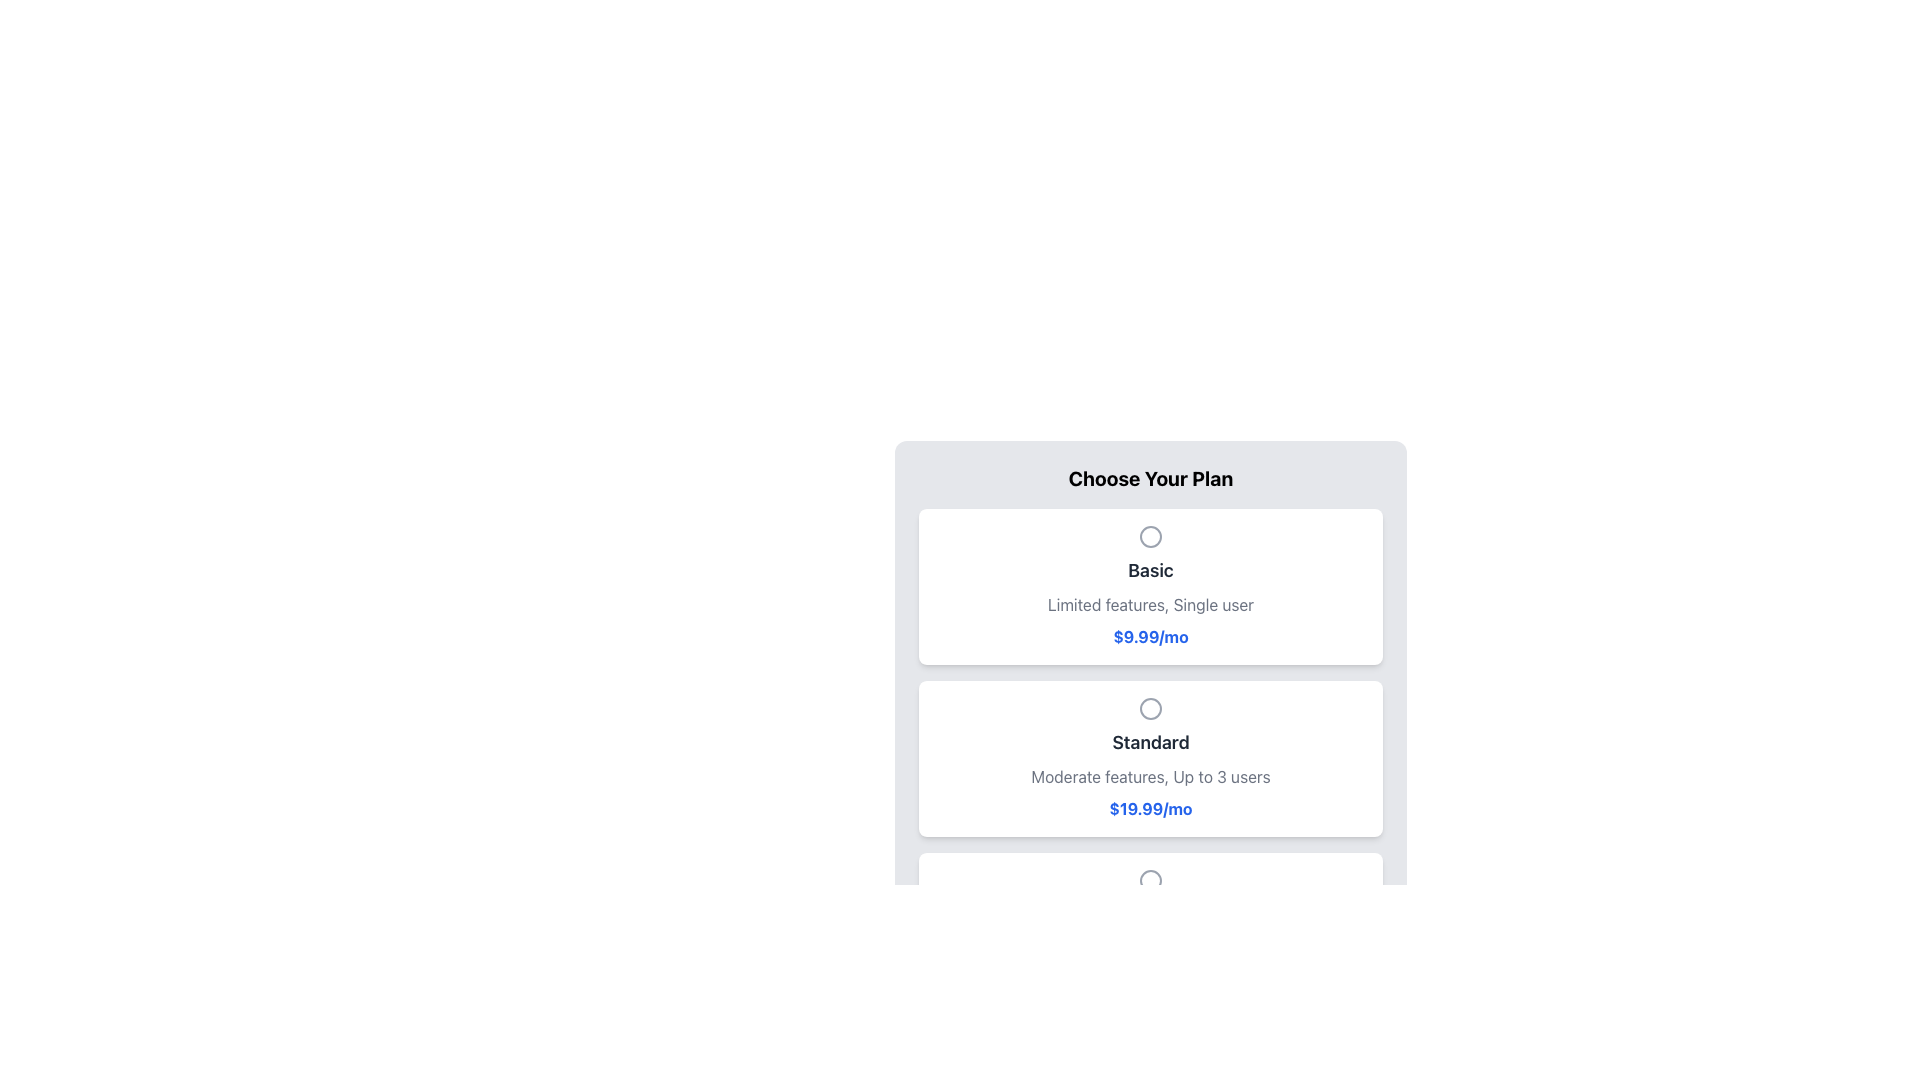 The image size is (1920, 1080). Describe the element at coordinates (1151, 708) in the screenshot. I see `the circular radio button within the 'Standard' plan card, located under the 'Choose Your Plan' title` at that location.